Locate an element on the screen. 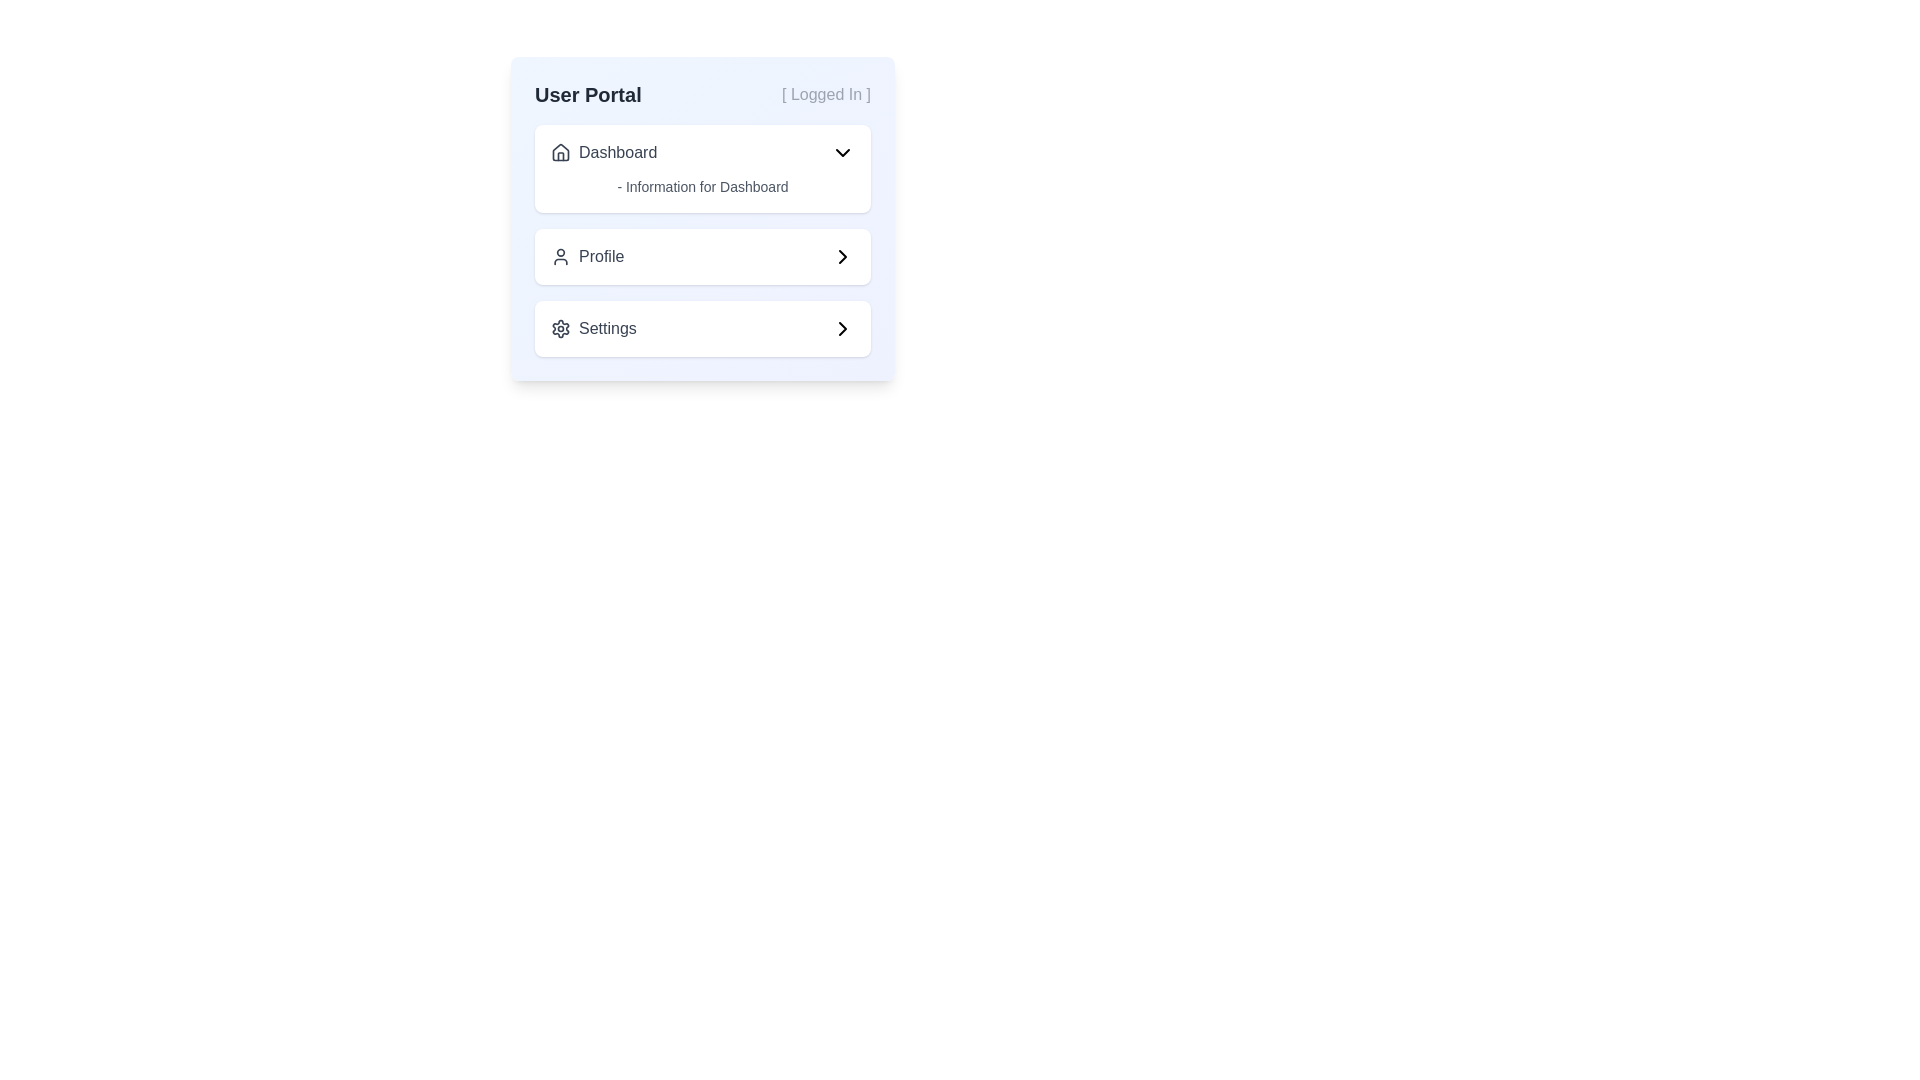 The height and width of the screenshot is (1080, 1920). the Chevron icon located on the right side of the Dashboard section is located at coordinates (843, 152).